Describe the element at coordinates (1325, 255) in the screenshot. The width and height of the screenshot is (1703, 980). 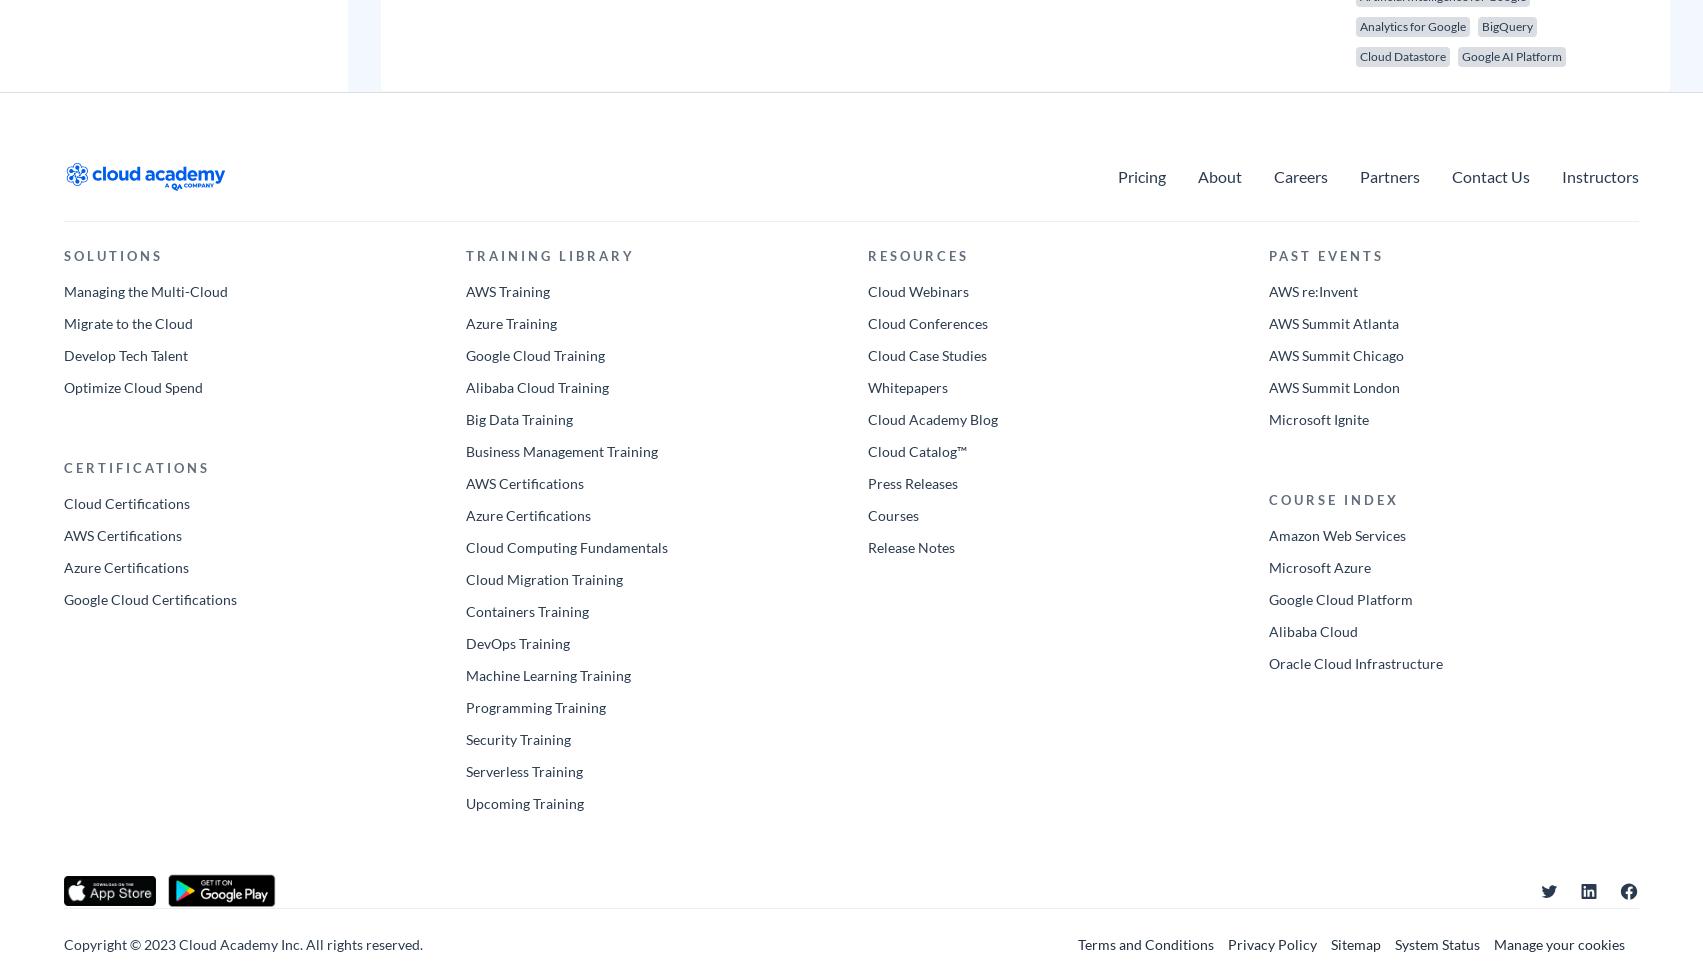
I see `'PAST EVENTS'` at that location.